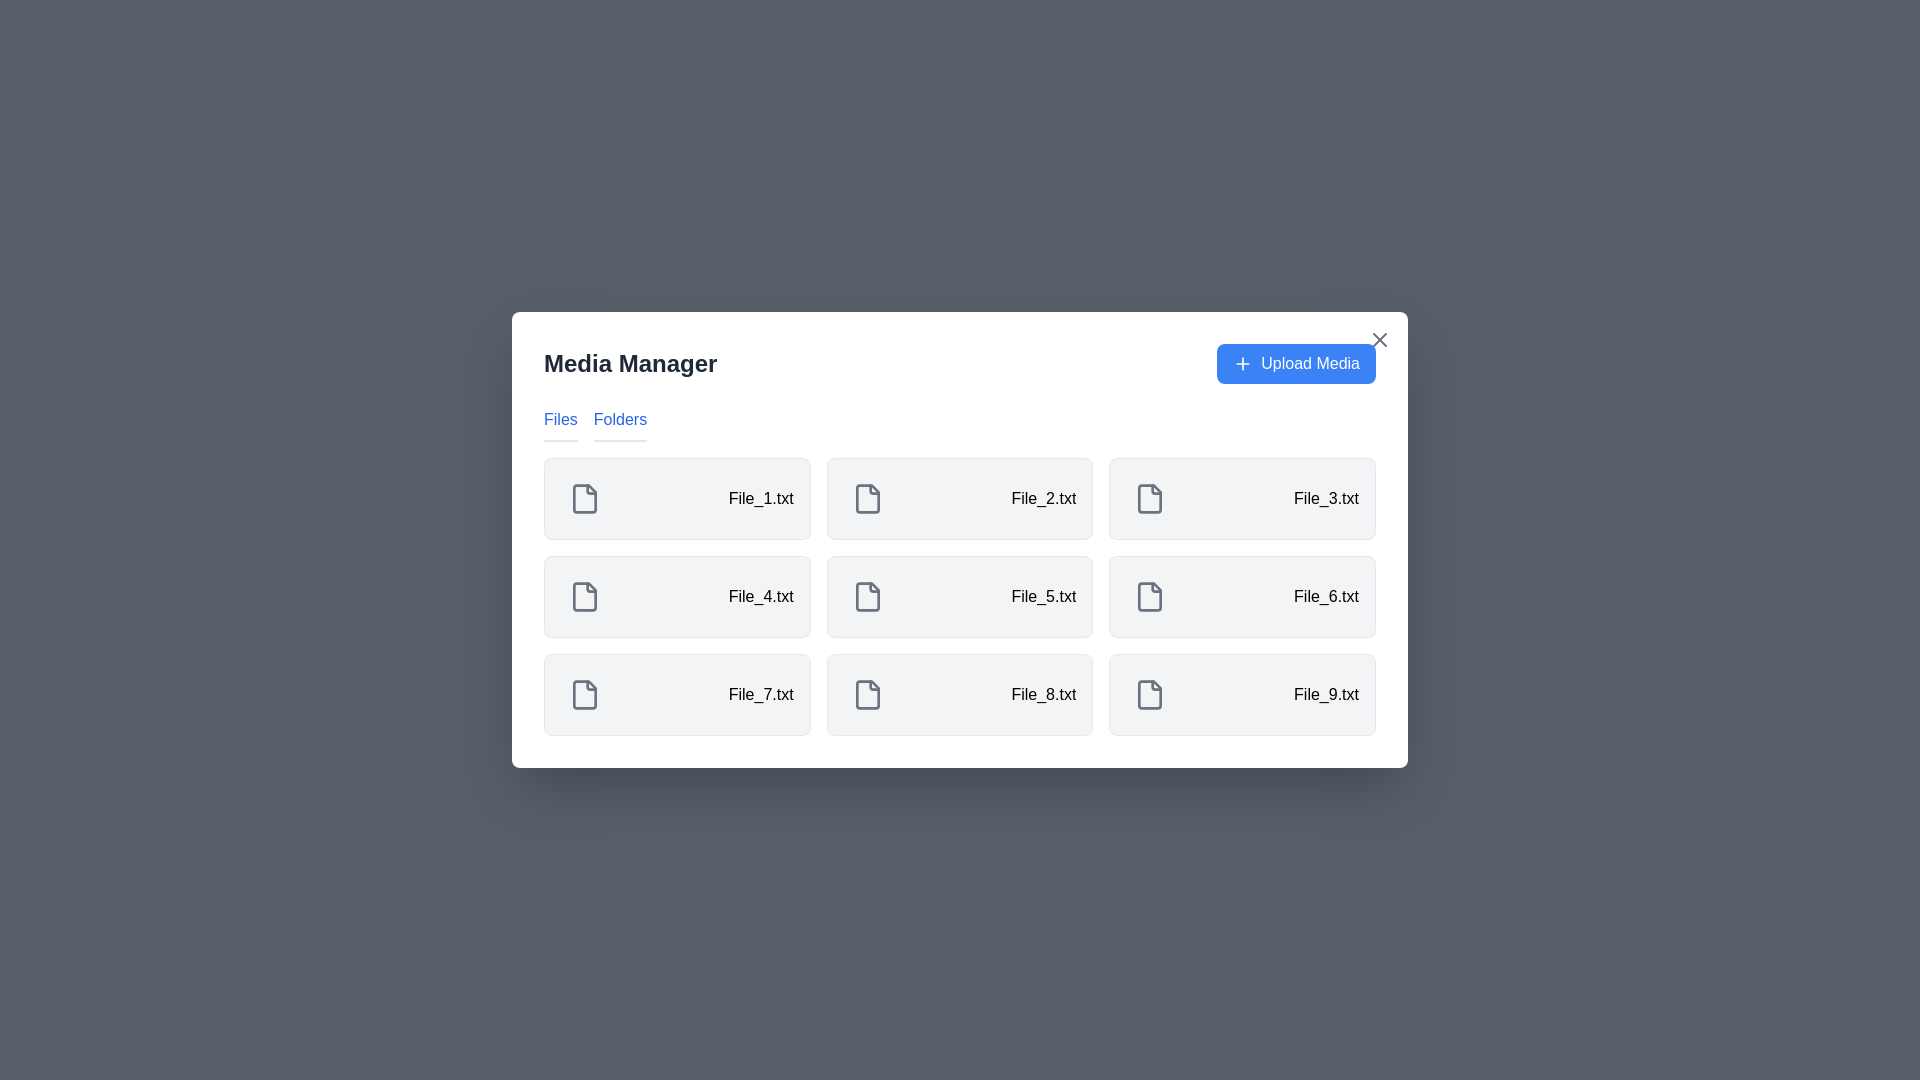 The image size is (1920, 1080). I want to click on the file icon resembling a page with a folded corner located adjacent to the filename label 'File_7.txt' in the bottom-left quadrant of the layout, so click(584, 693).